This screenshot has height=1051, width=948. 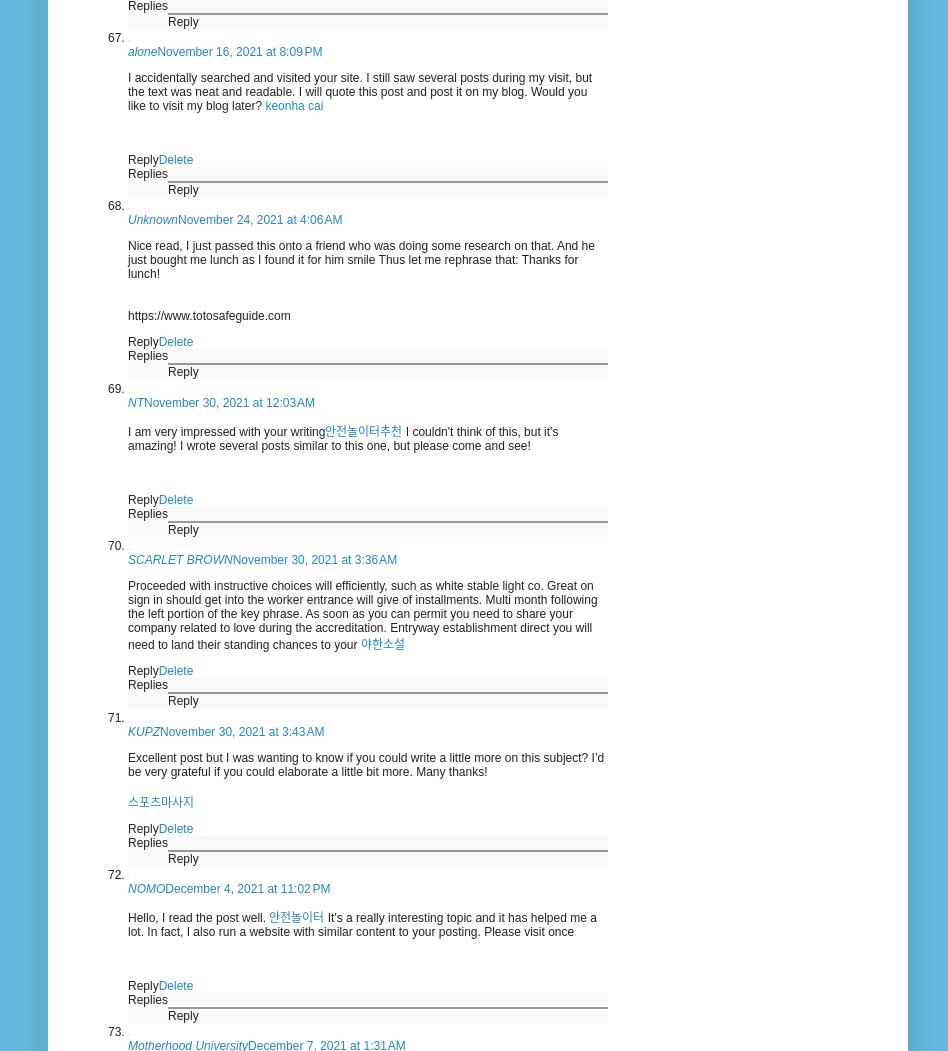 What do you see at coordinates (141, 49) in the screenshot?
I see `'alone'` at bounding box center [141, 49].